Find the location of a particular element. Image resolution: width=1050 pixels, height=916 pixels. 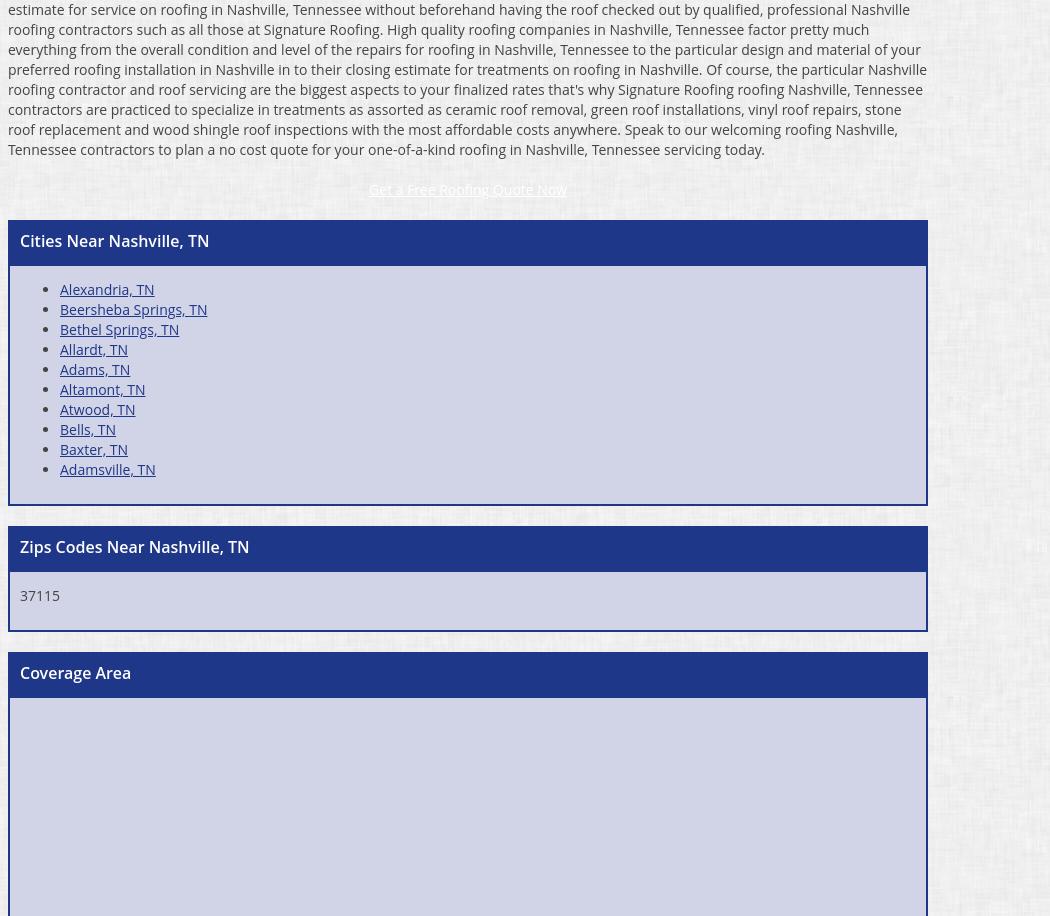

'Coverage Area' is located at coordinates (75, 670).